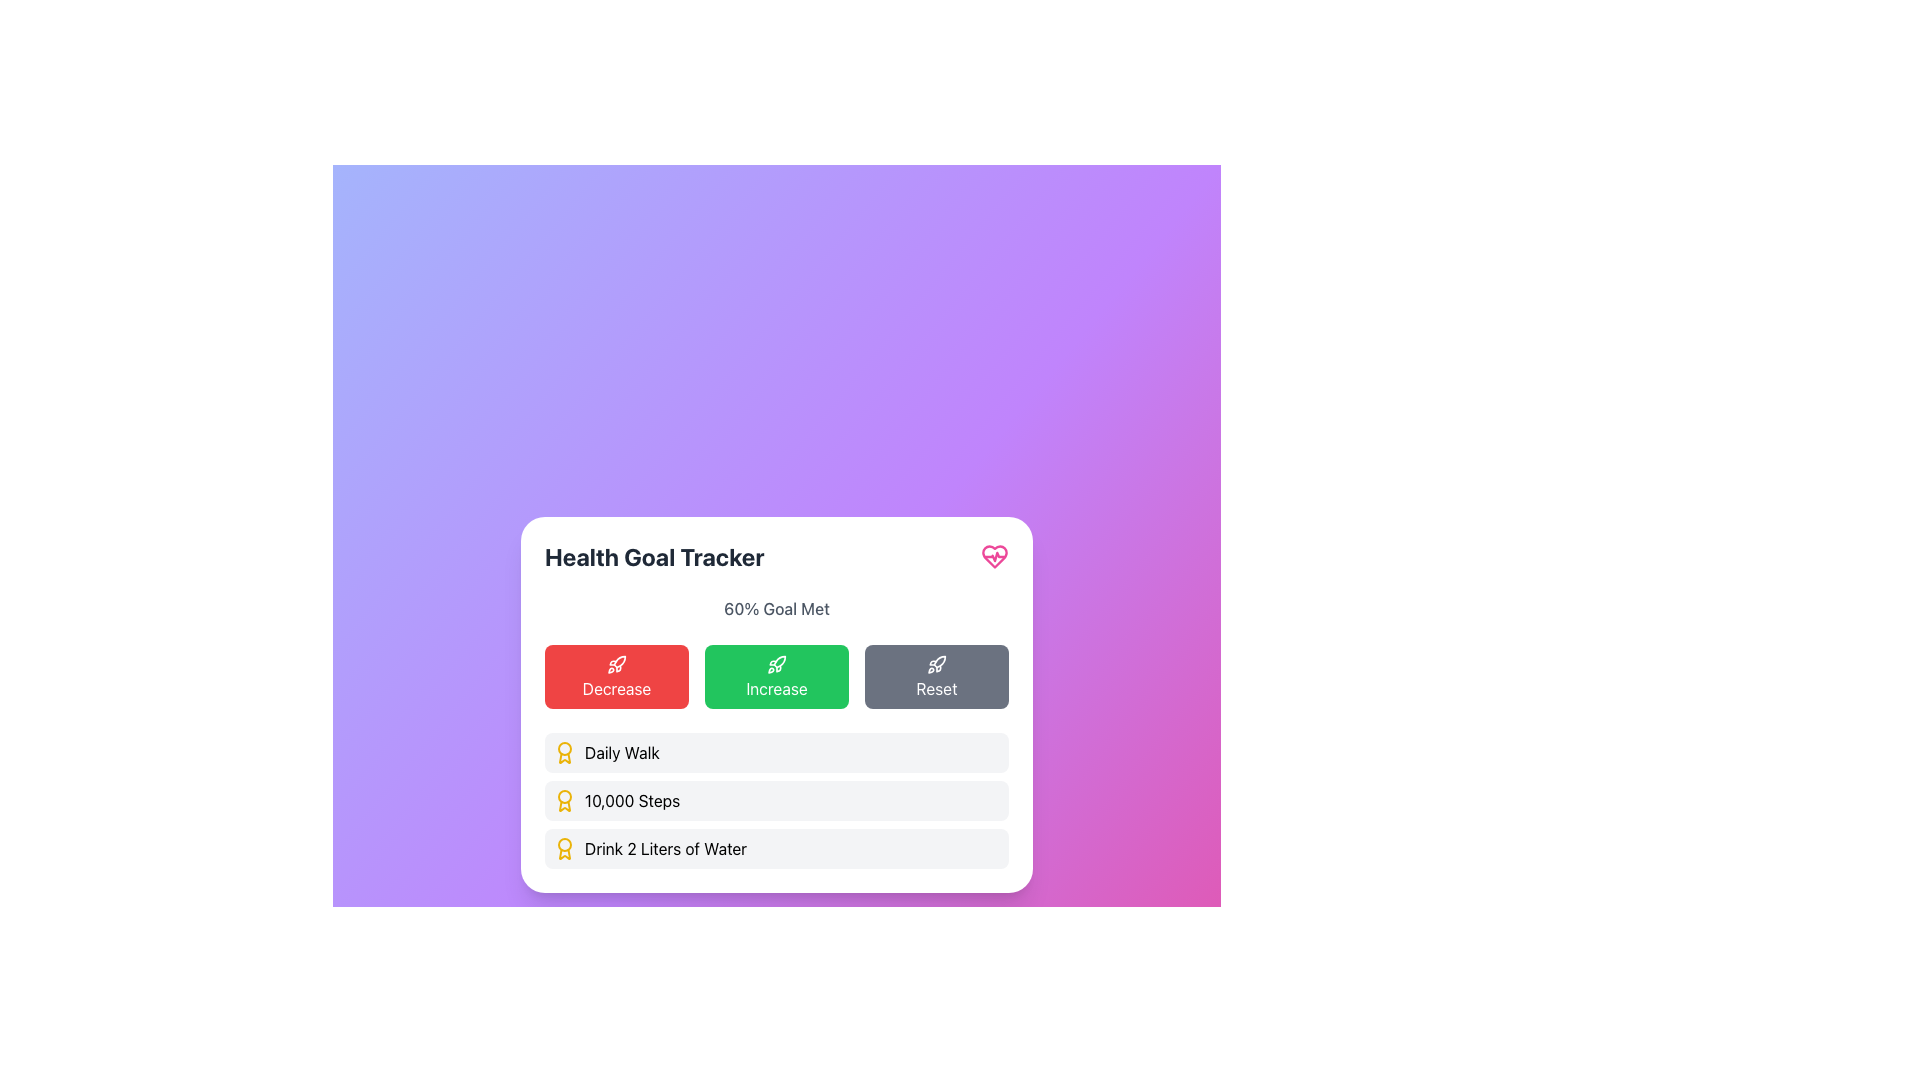 The width and height of the screenshot is (1920, 1080). Describe the element at coordinates (564, 752) in the screenshot. I see `the golden-yellow circular award emblem icon at the beginning of the 'Daily Walk' entry in the health goals list` at that location.